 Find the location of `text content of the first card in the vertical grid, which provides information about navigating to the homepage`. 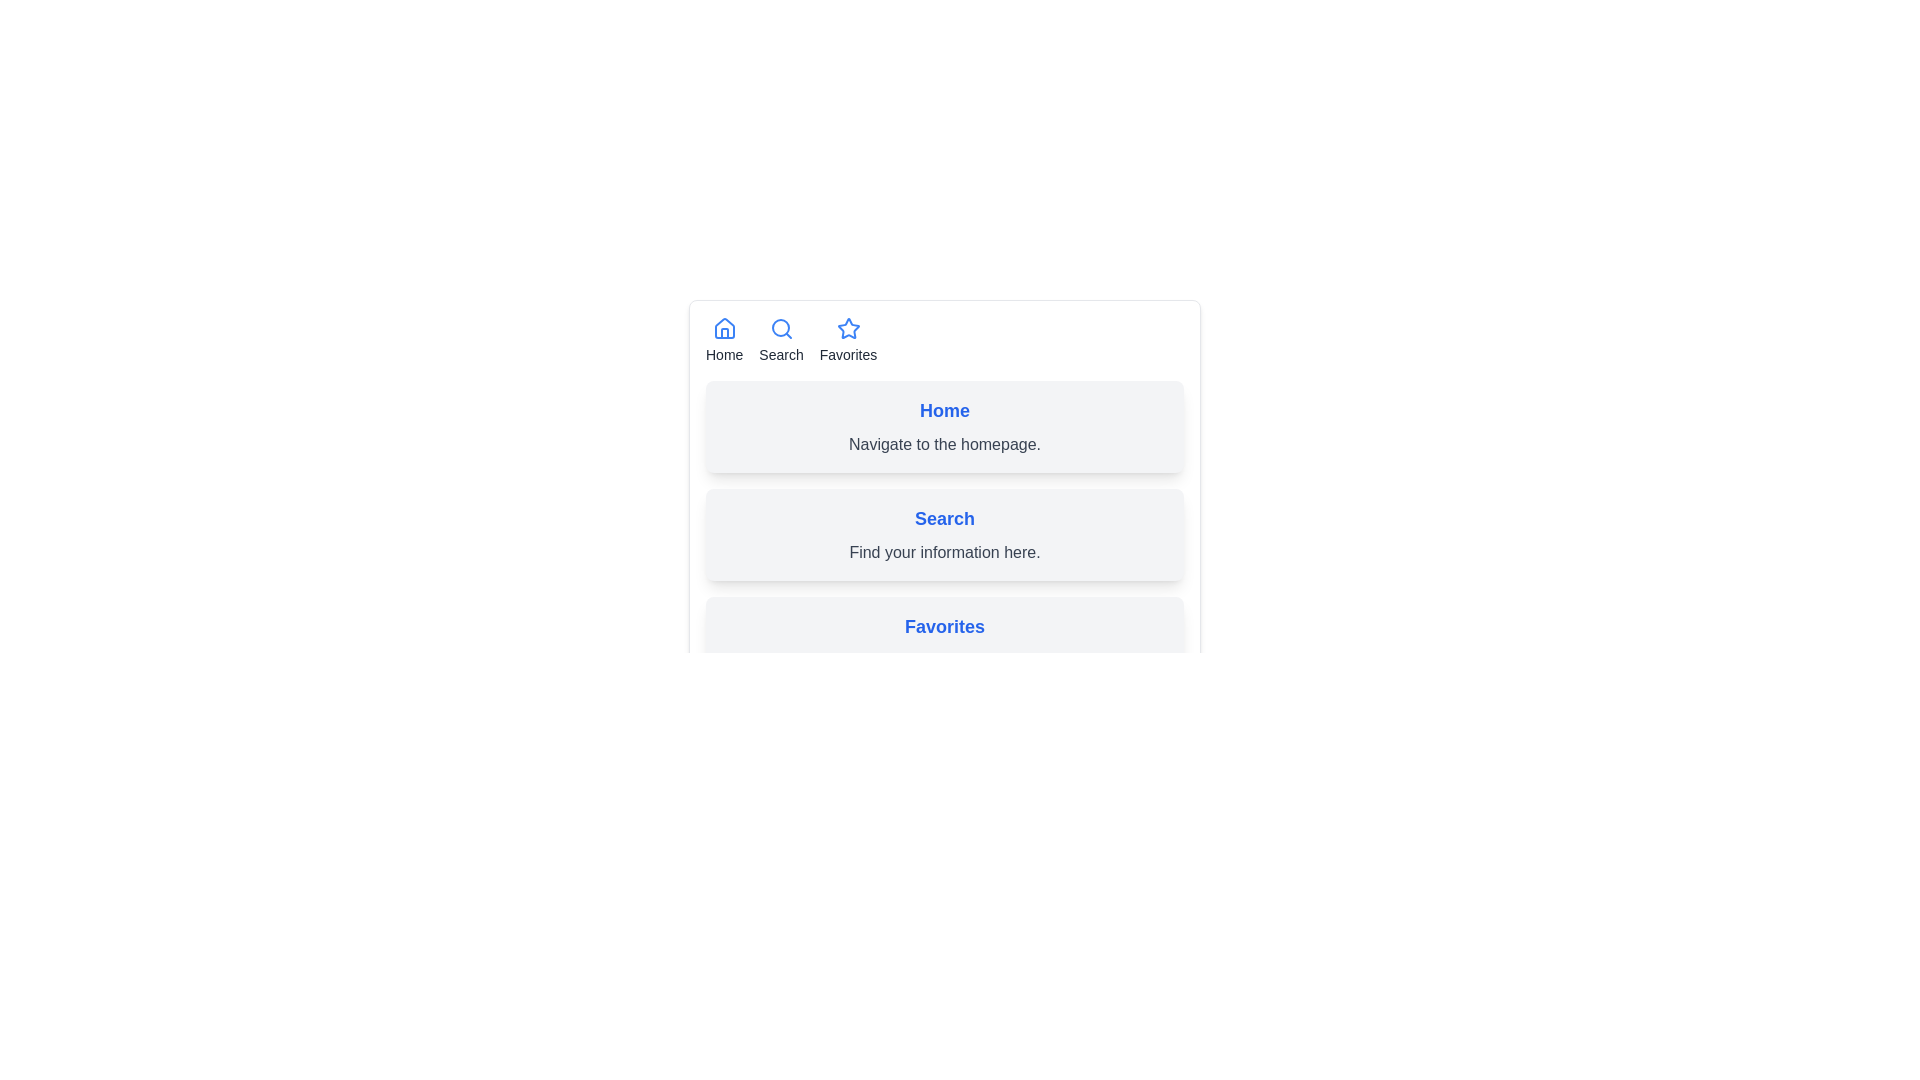

text content of the first card in the vertical grid, which provides information about navigating to the homepage is located at coordinates (944, 426).